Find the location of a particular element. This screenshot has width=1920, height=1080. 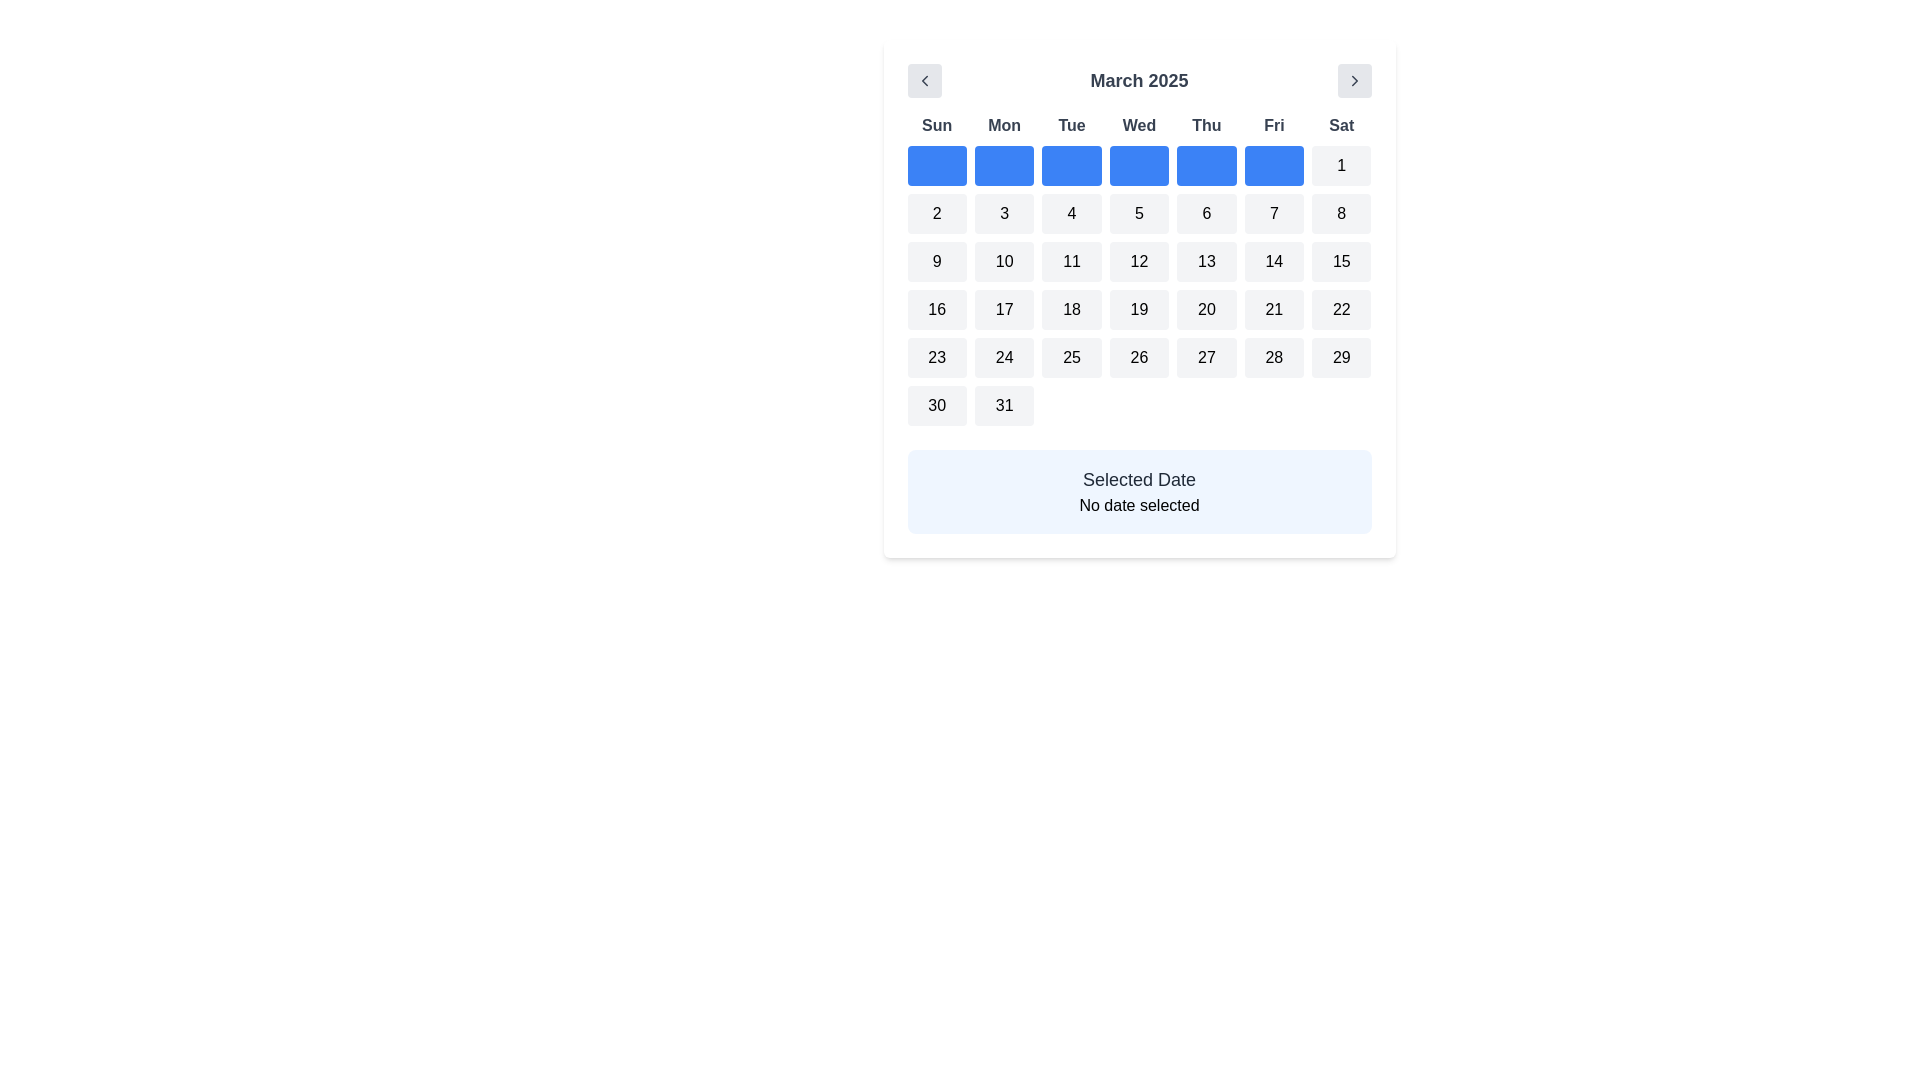

the small rectangular button with rounded edges and the number '21' in black text, located in the sixth row under the 'Fri.' column of the calendar grid is located at coordinates (1272, 309).